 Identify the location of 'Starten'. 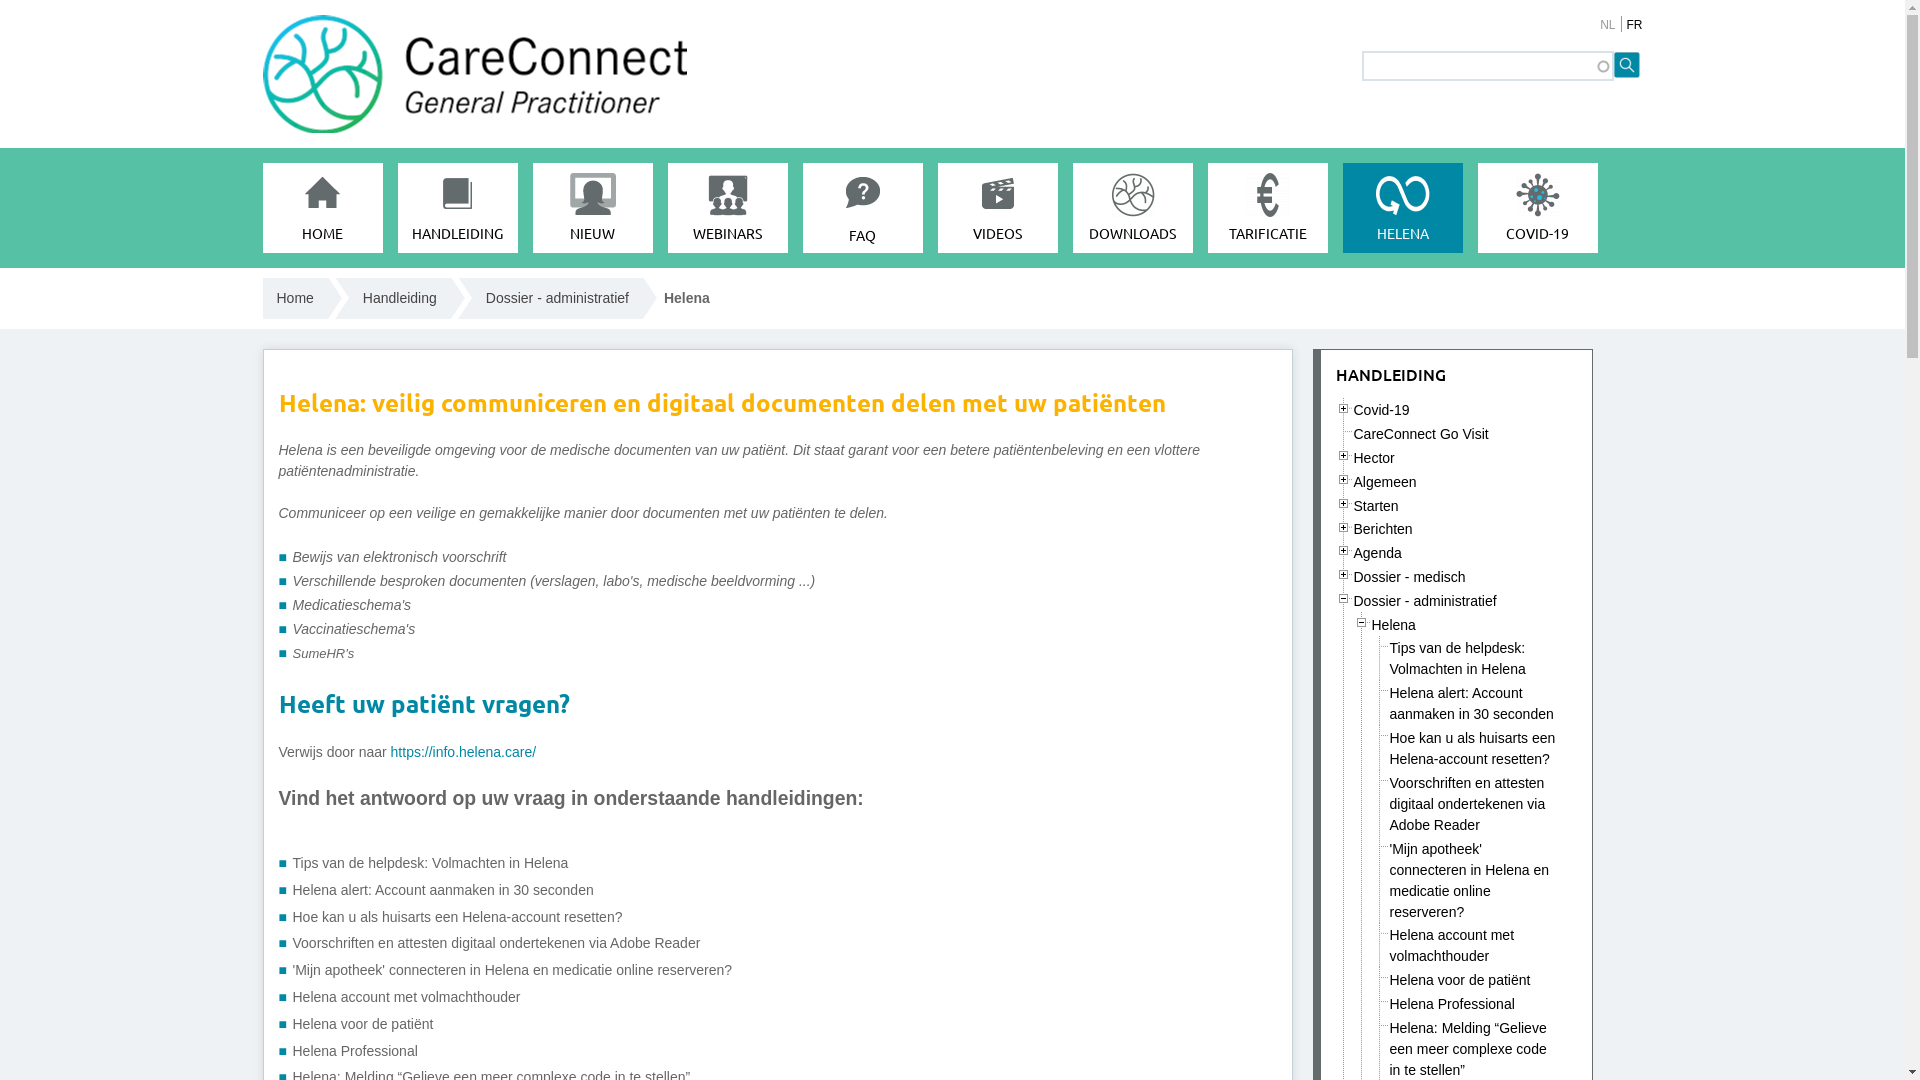
(1375, 504).